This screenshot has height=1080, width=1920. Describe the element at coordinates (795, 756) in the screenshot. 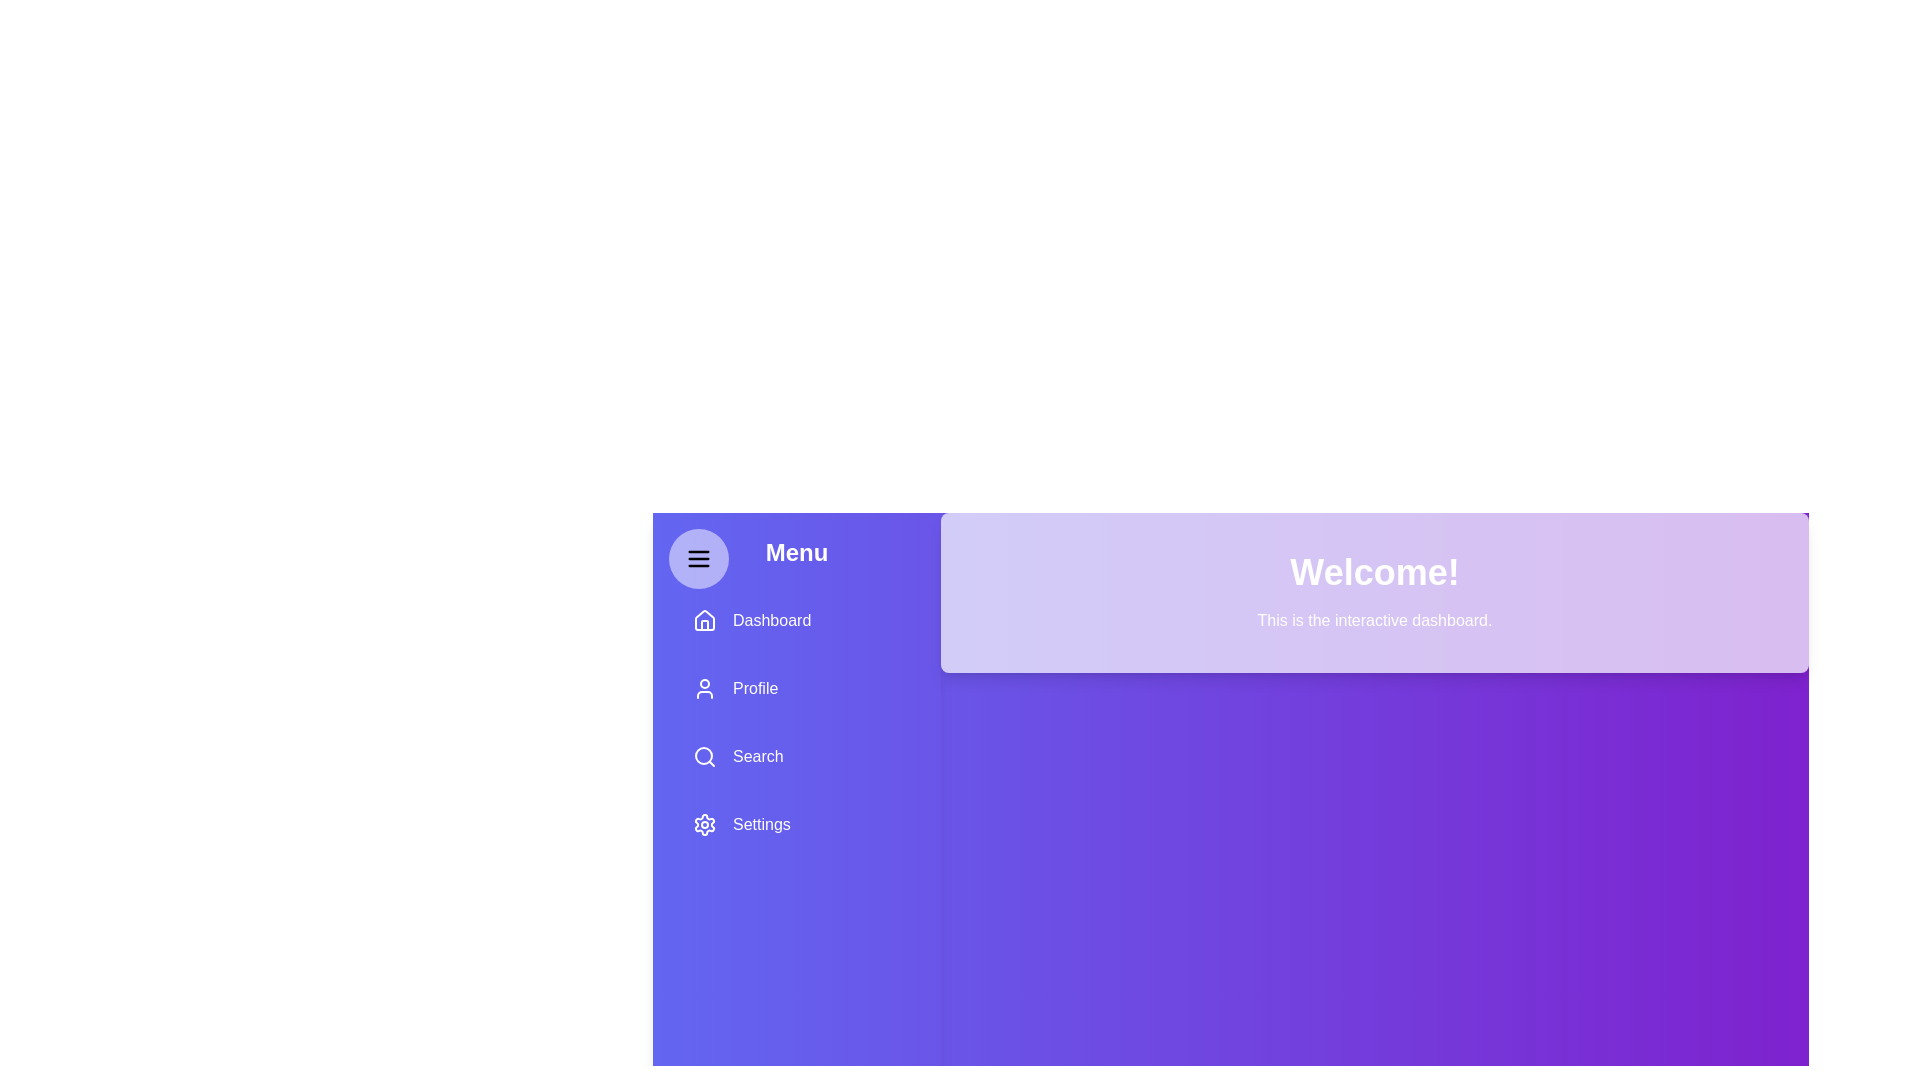

I see `the menu item Search to observe its hover effect` at that location.